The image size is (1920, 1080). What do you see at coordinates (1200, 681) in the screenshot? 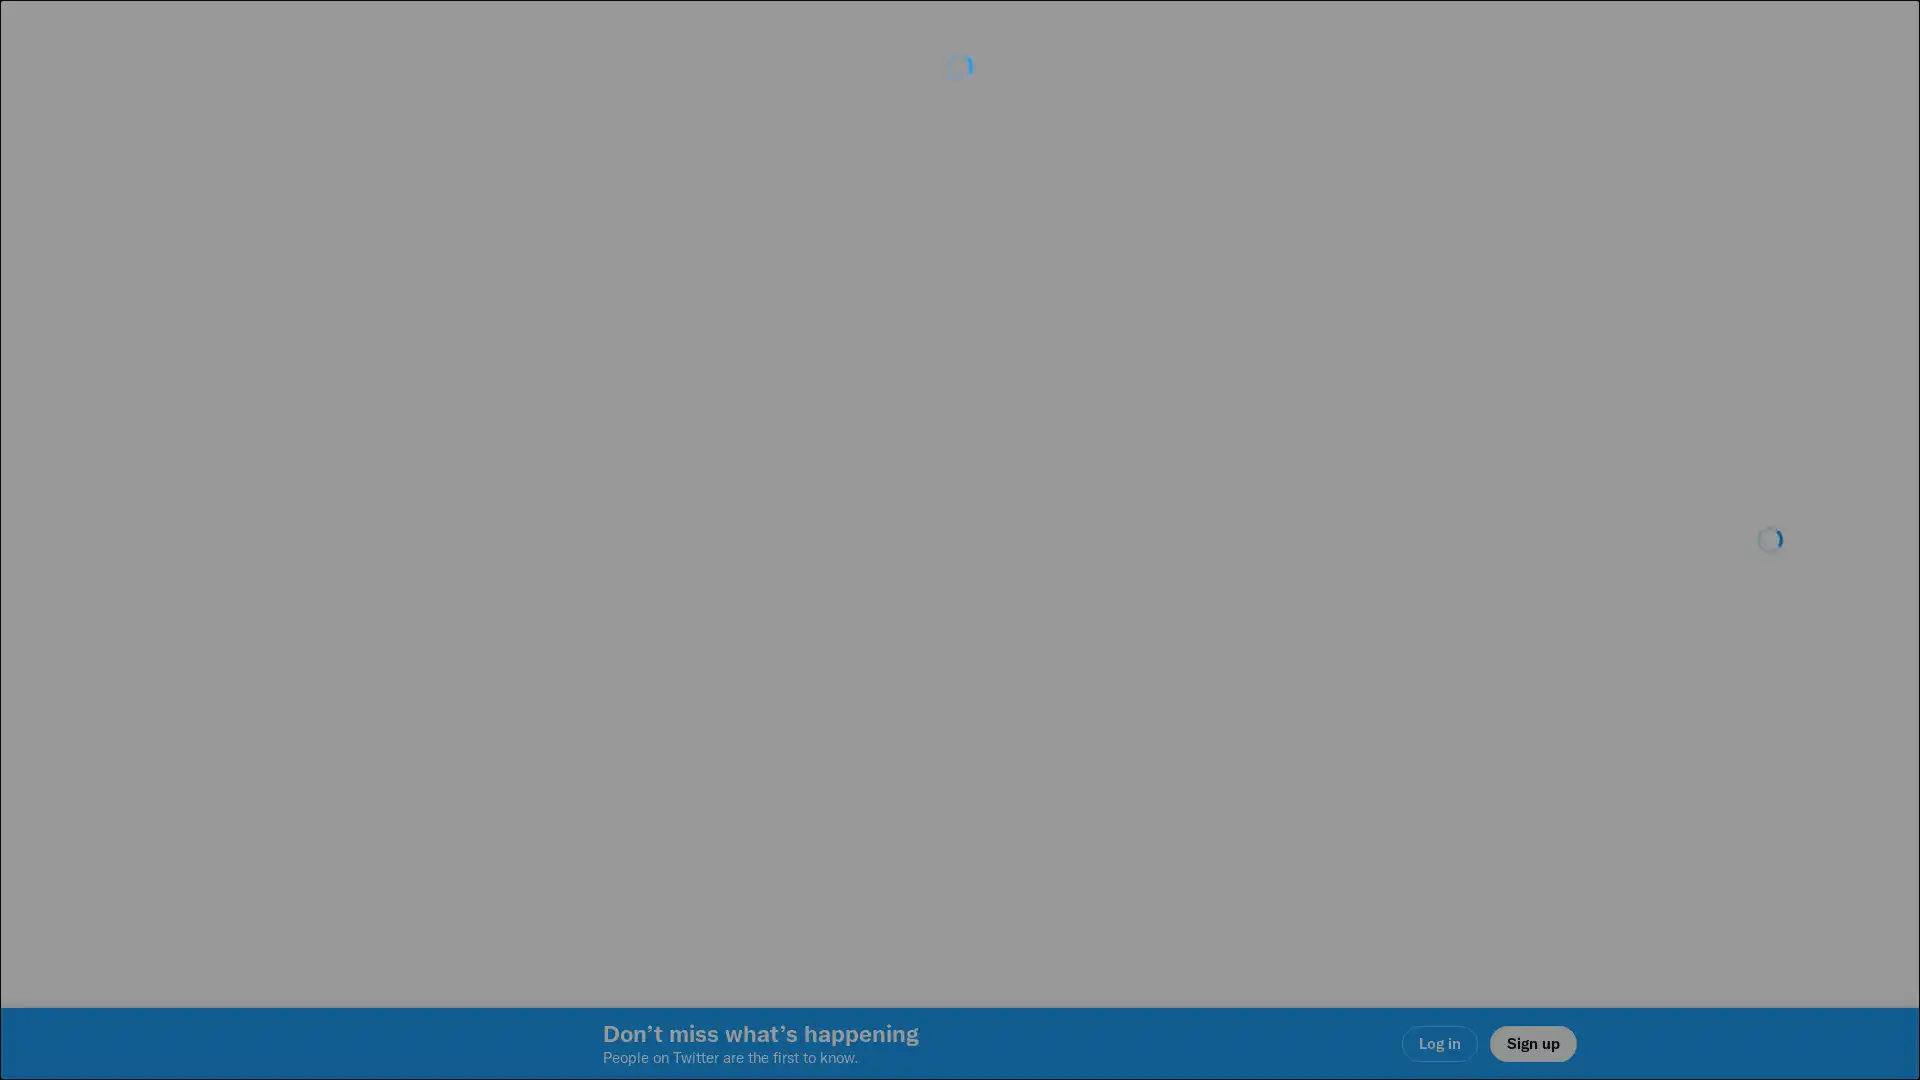
I see `Log in` at bounding box center [1200, 681].